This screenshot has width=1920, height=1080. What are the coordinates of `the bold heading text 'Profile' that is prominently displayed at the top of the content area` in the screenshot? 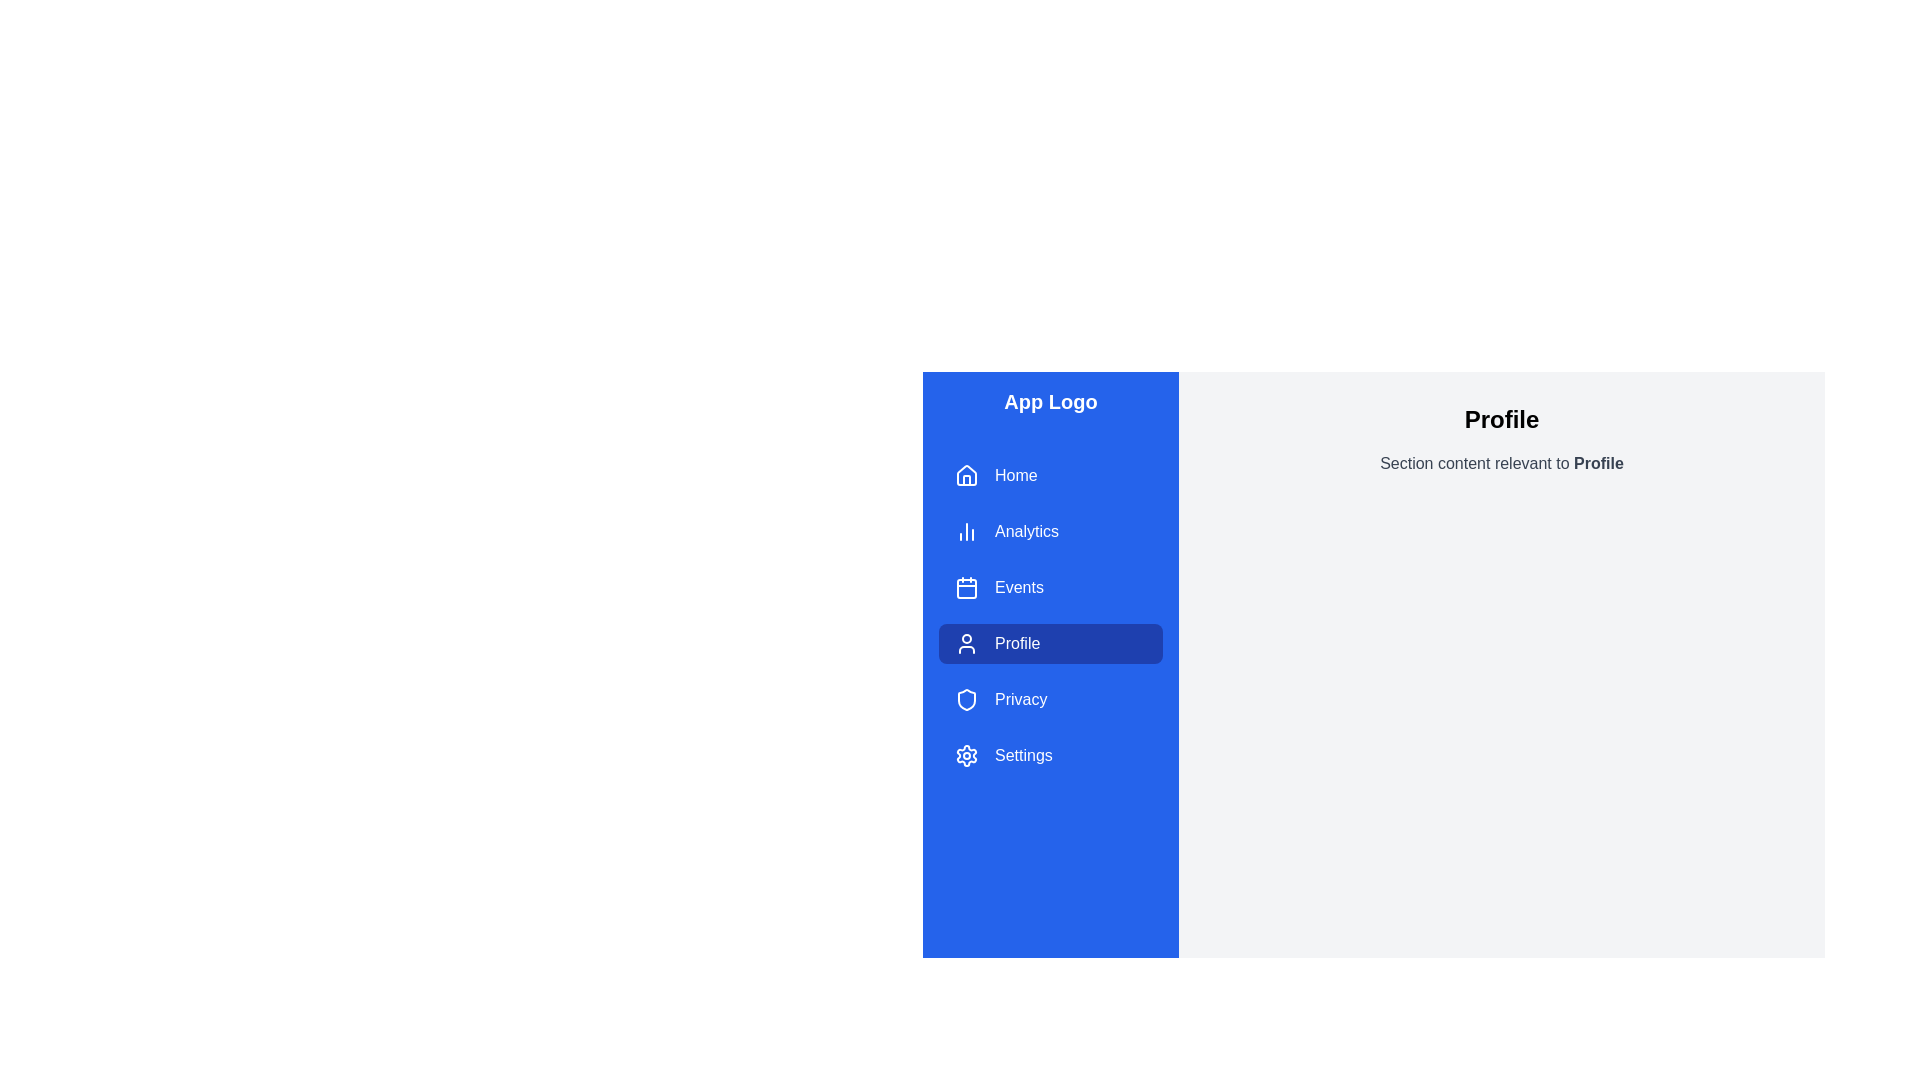 It's located at (1502, 419).